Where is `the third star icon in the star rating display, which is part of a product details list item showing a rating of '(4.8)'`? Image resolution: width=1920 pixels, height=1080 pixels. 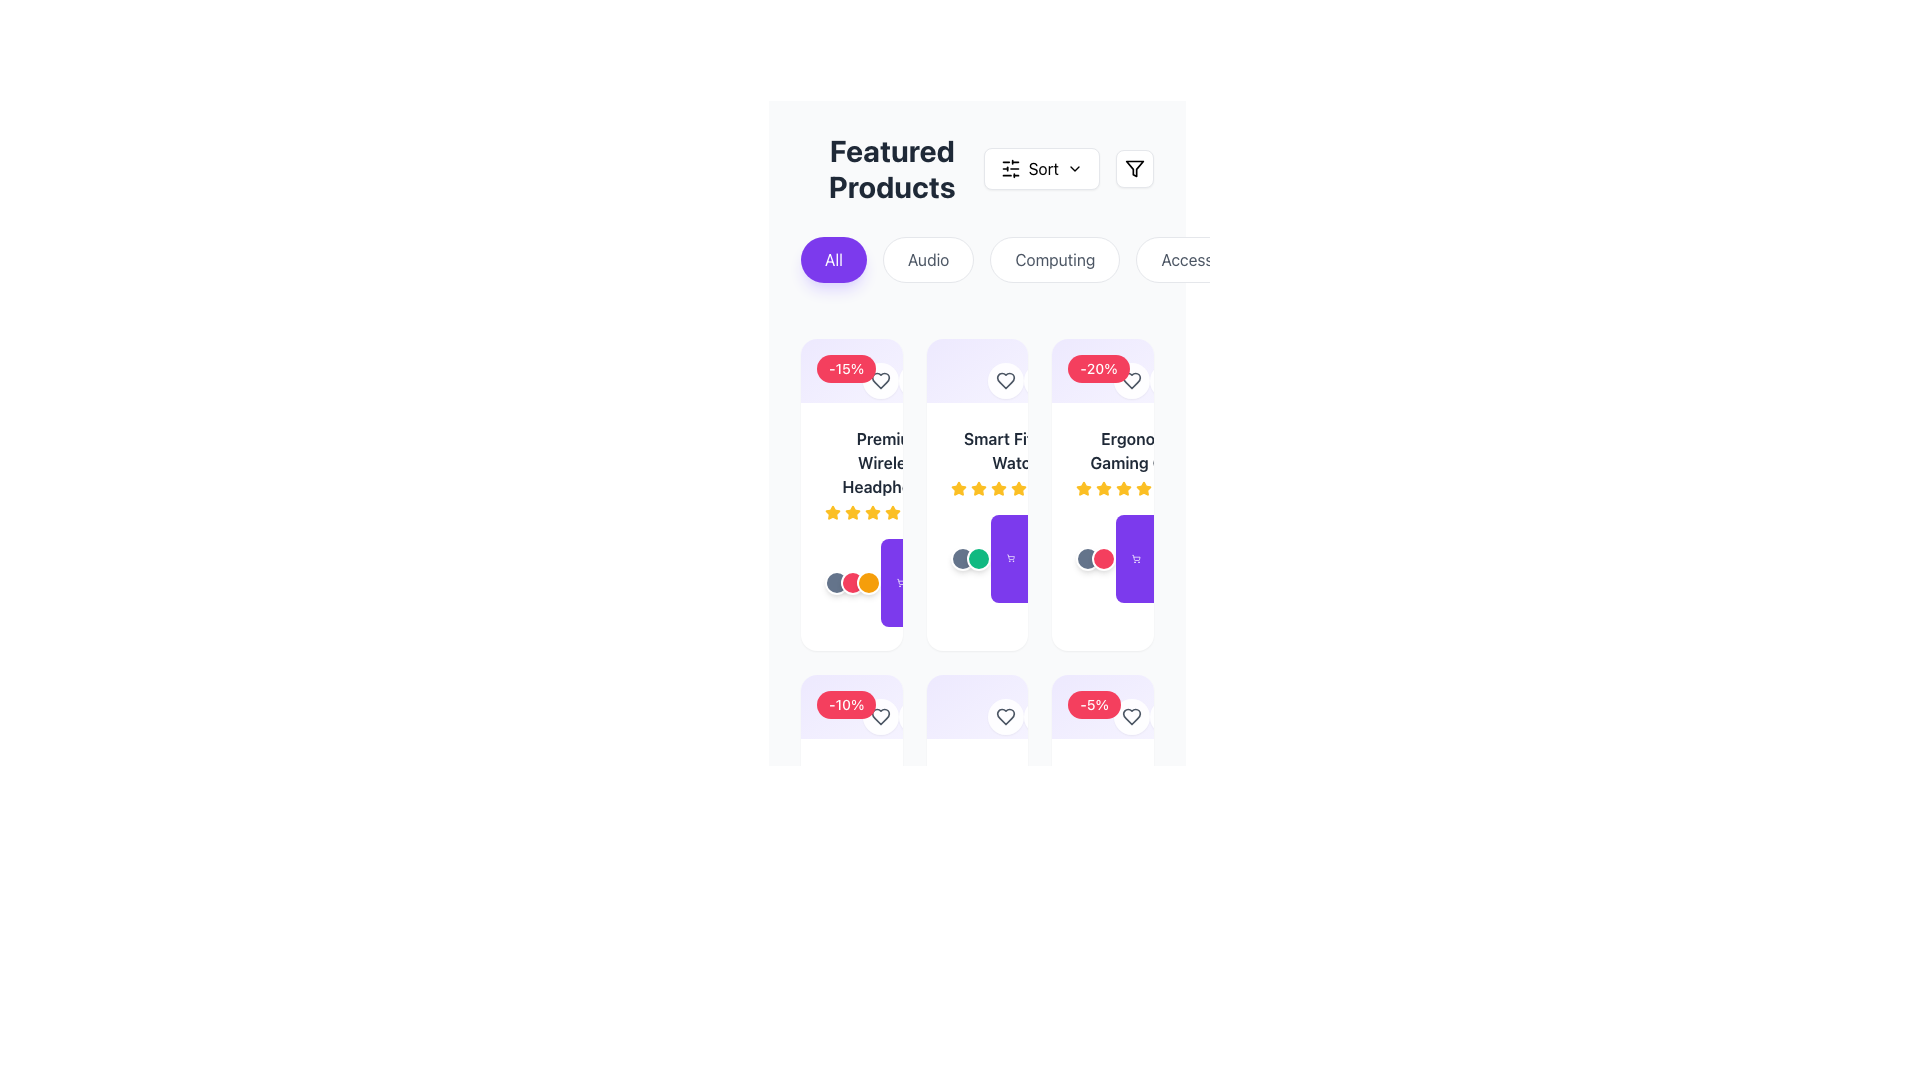 the third star icon in the star rating display, which is part of a product details list item showing a rating of '(4.8)' is located at coordinates (978, 489).